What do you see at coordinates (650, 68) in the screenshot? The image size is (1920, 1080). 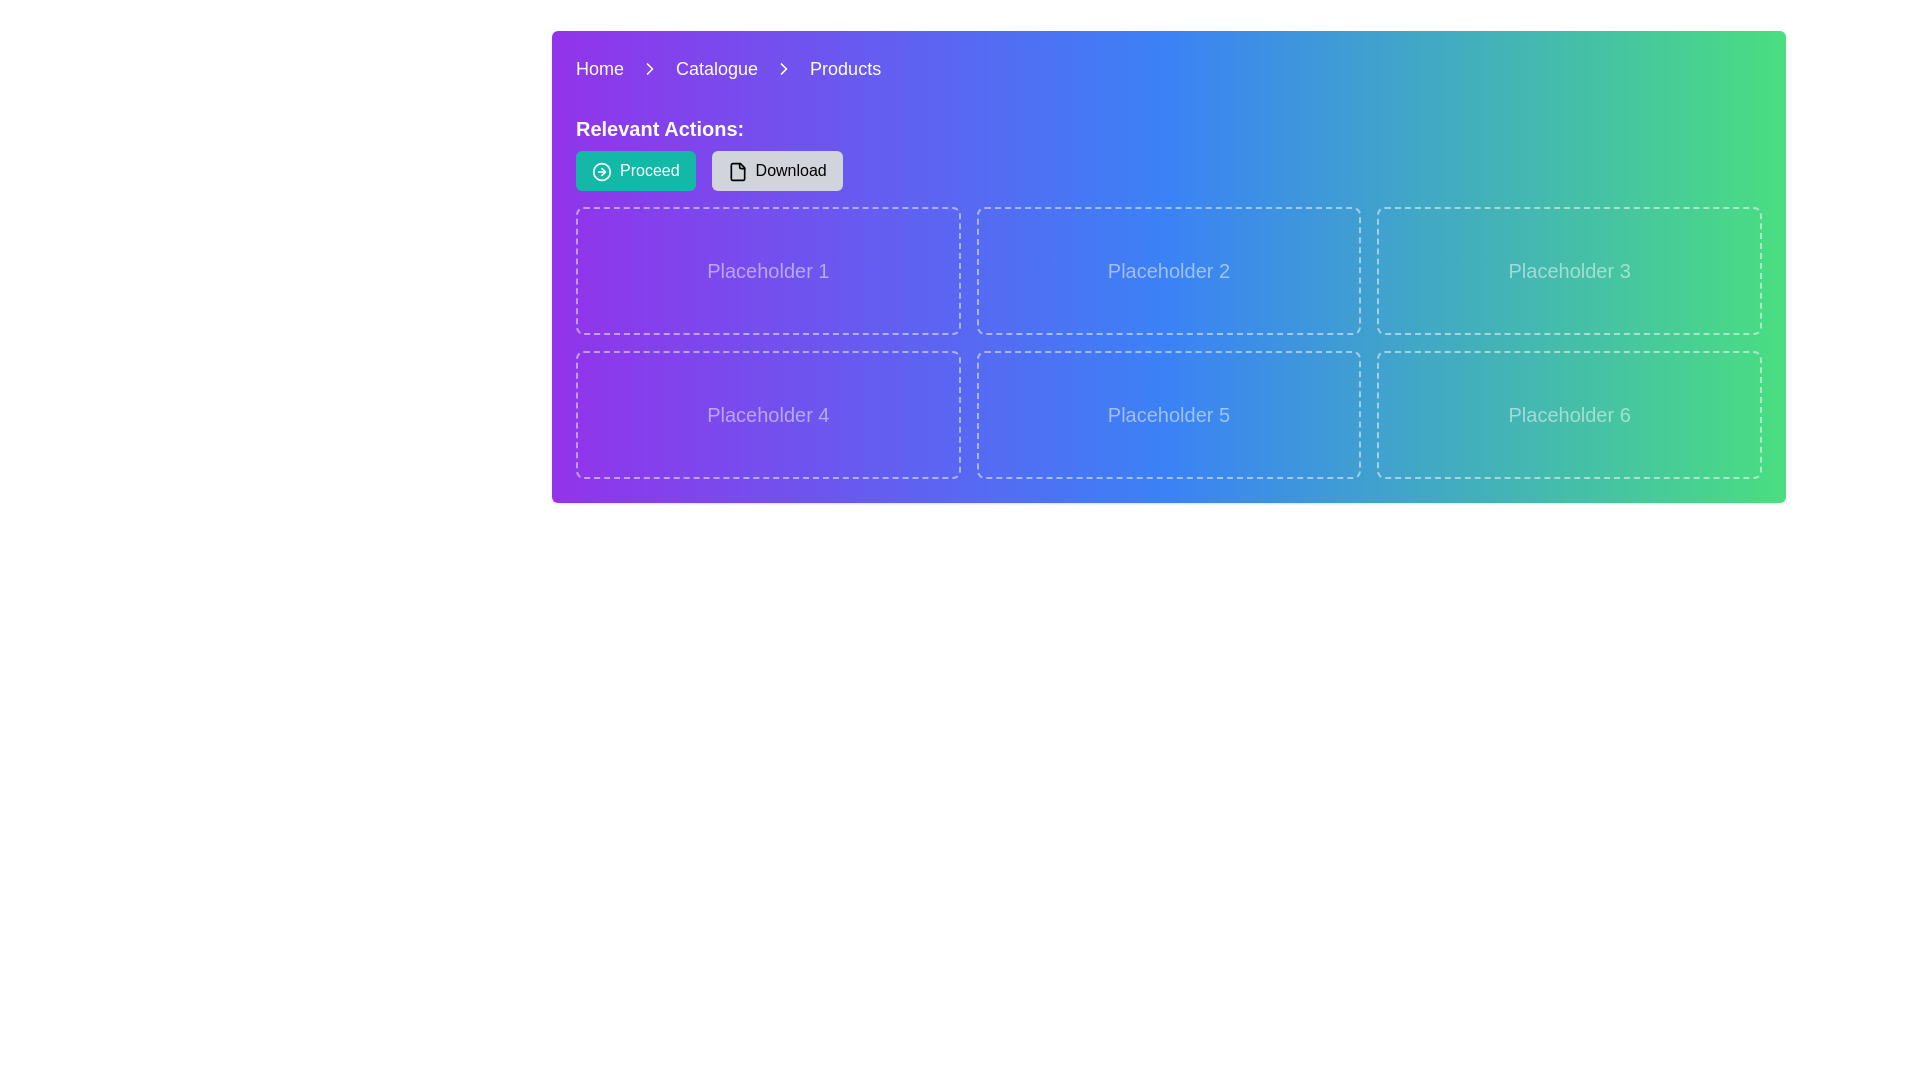 I see `the right-facing chevron icon in the breadcrumb navigation bar, which has a thin black outline and is positioned between the 'Home' and 'Catalogue' links` at bounding box center [650, 68].